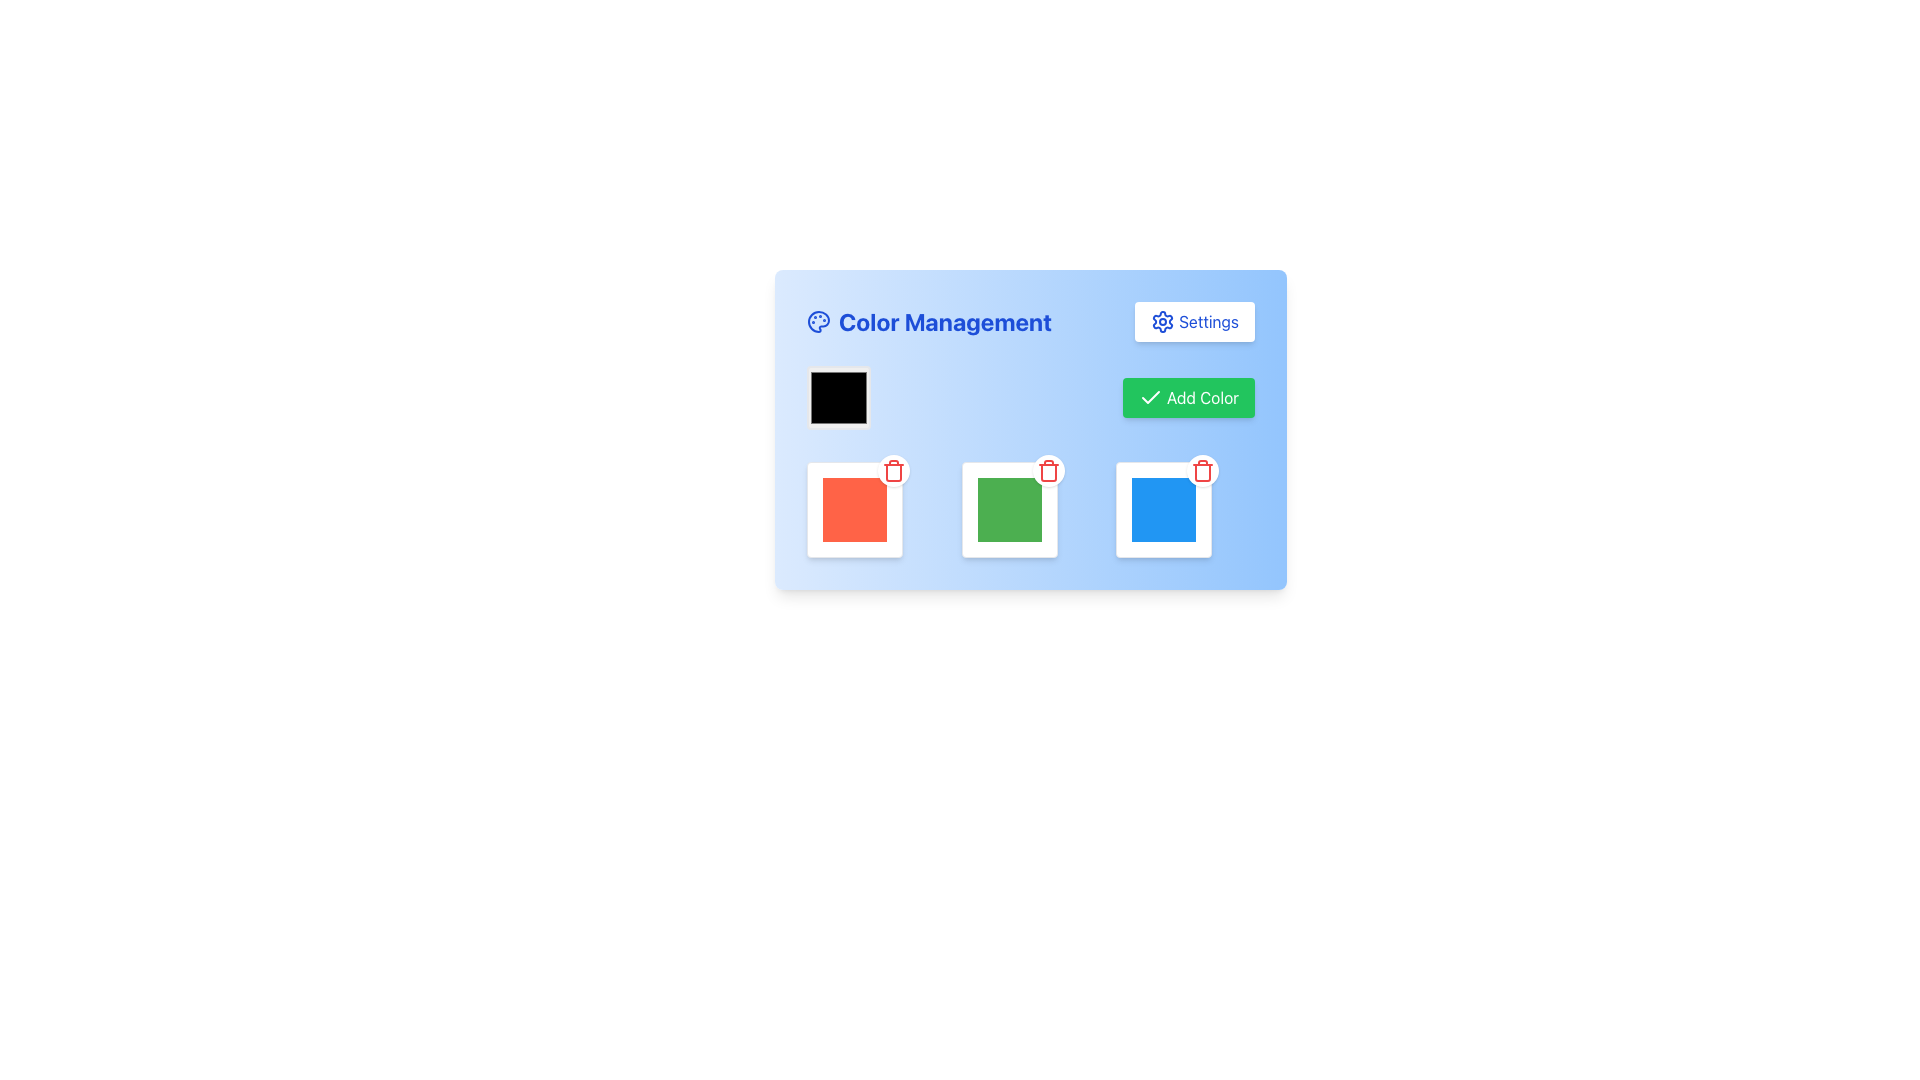 The width and height of the screenshot is (1920, 1080). I want to click on the interactive element containing a blue square tile and a red-bordered trash icon button located at the bottom-right of three colored squares, so click(1164, 508).